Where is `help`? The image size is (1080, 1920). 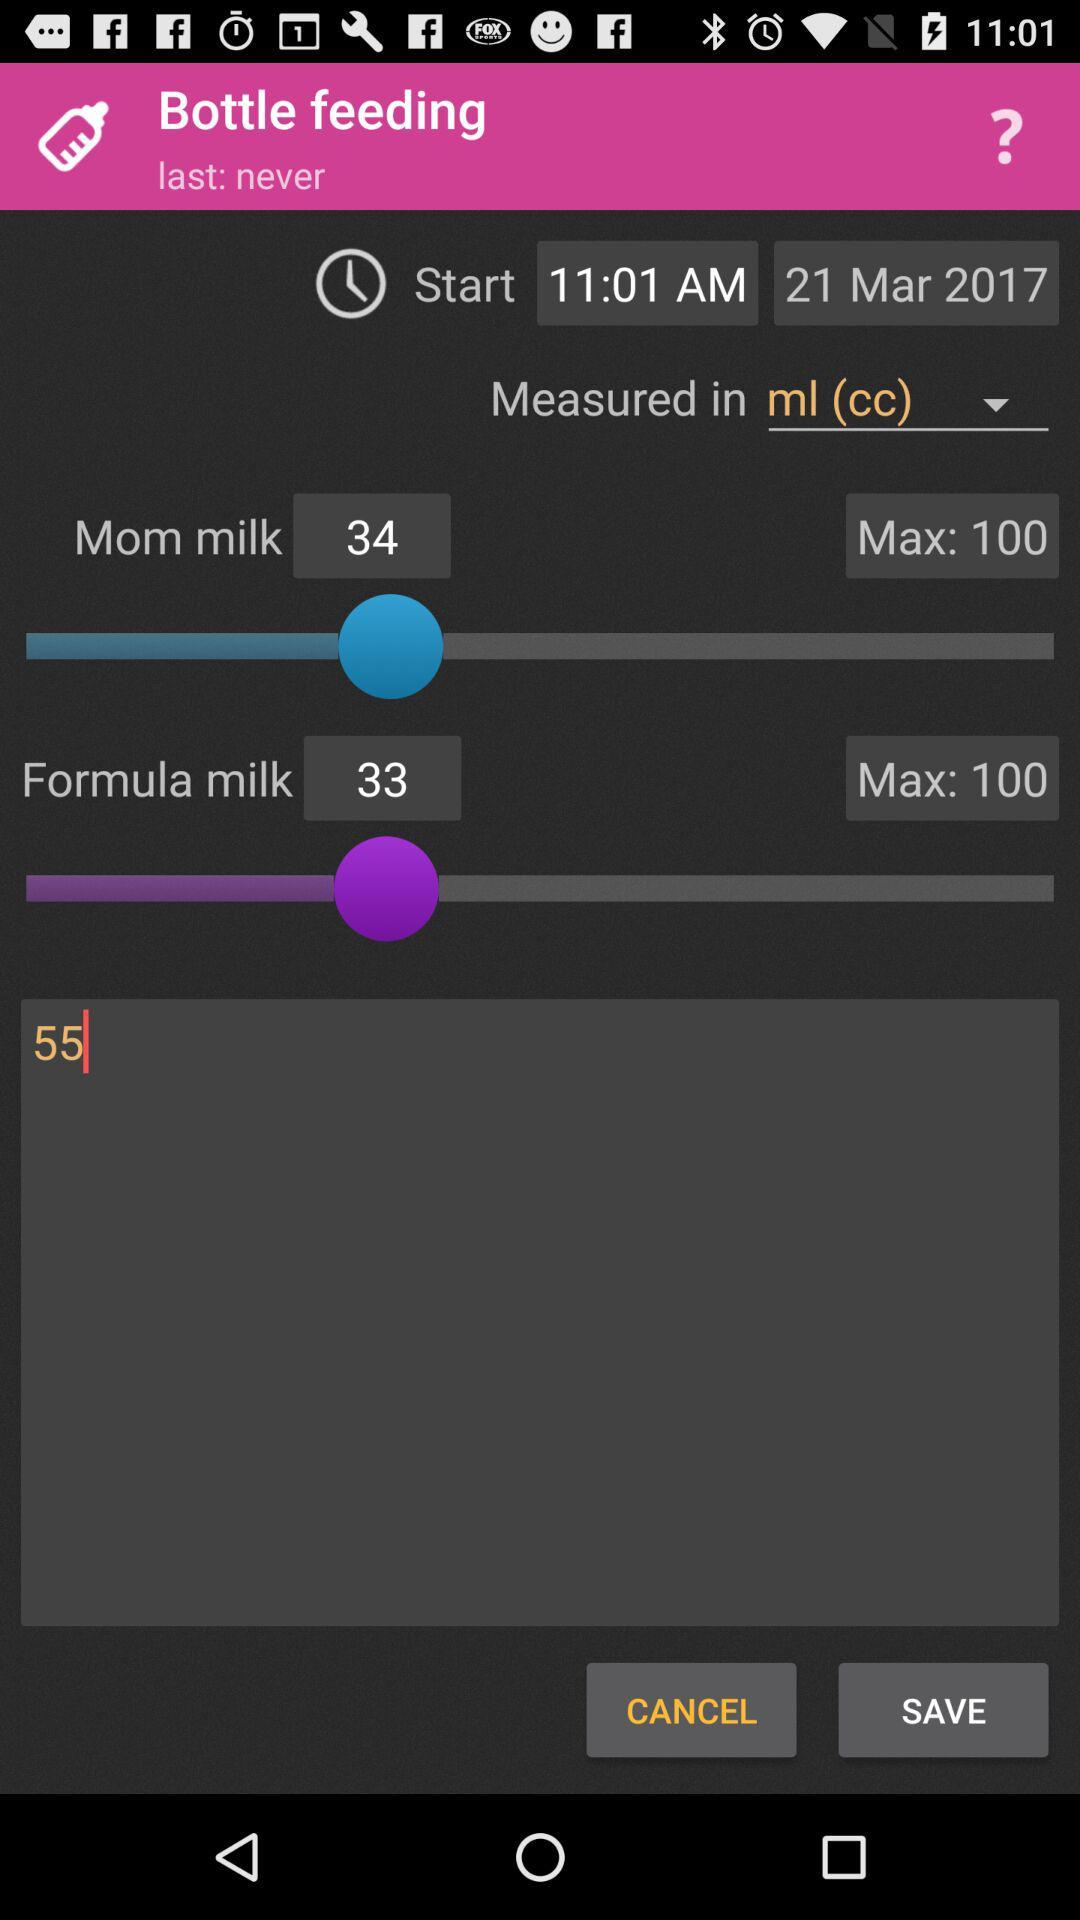 help is located at coordinates (1006, 135).